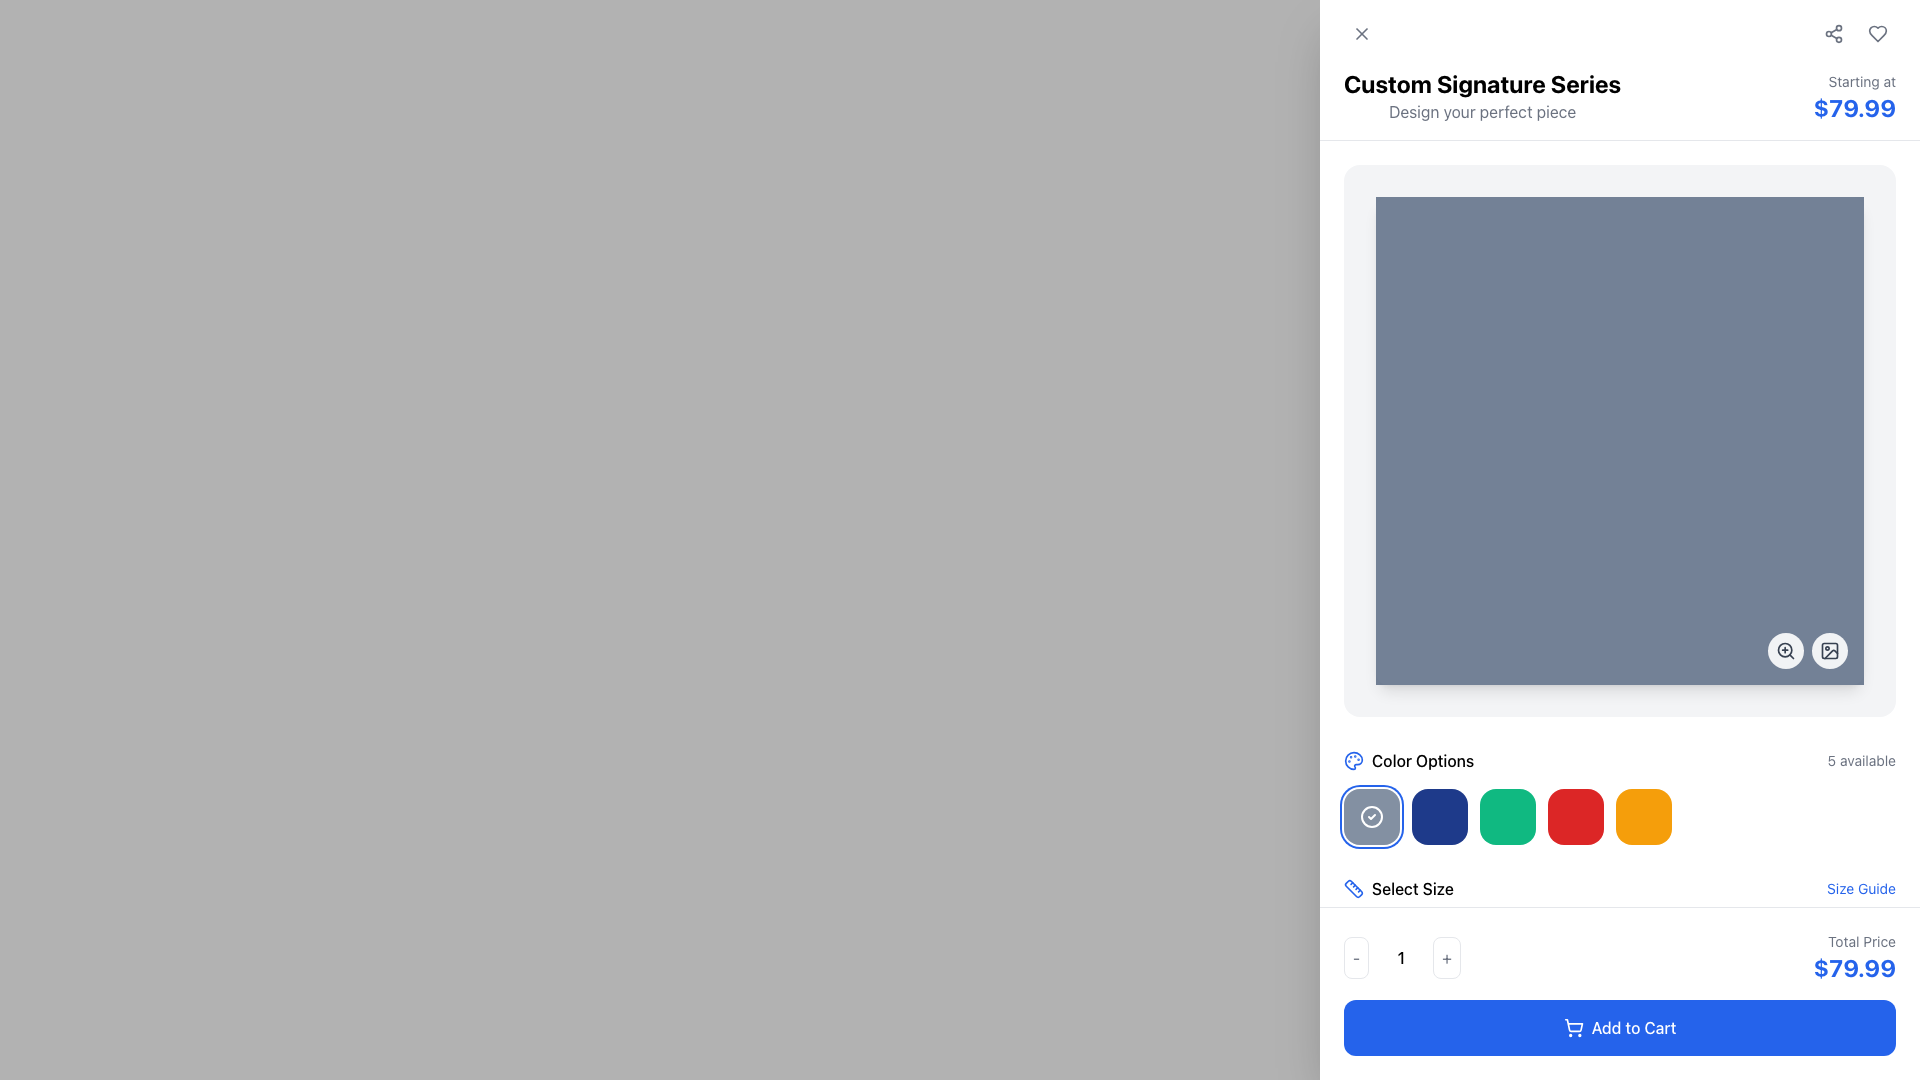 This screenshot has width=1920, height=1080. What do you see at coordinates (1371, 817) in the screenshot?
I see `the first color option button` at bounding box center [1371, 817].